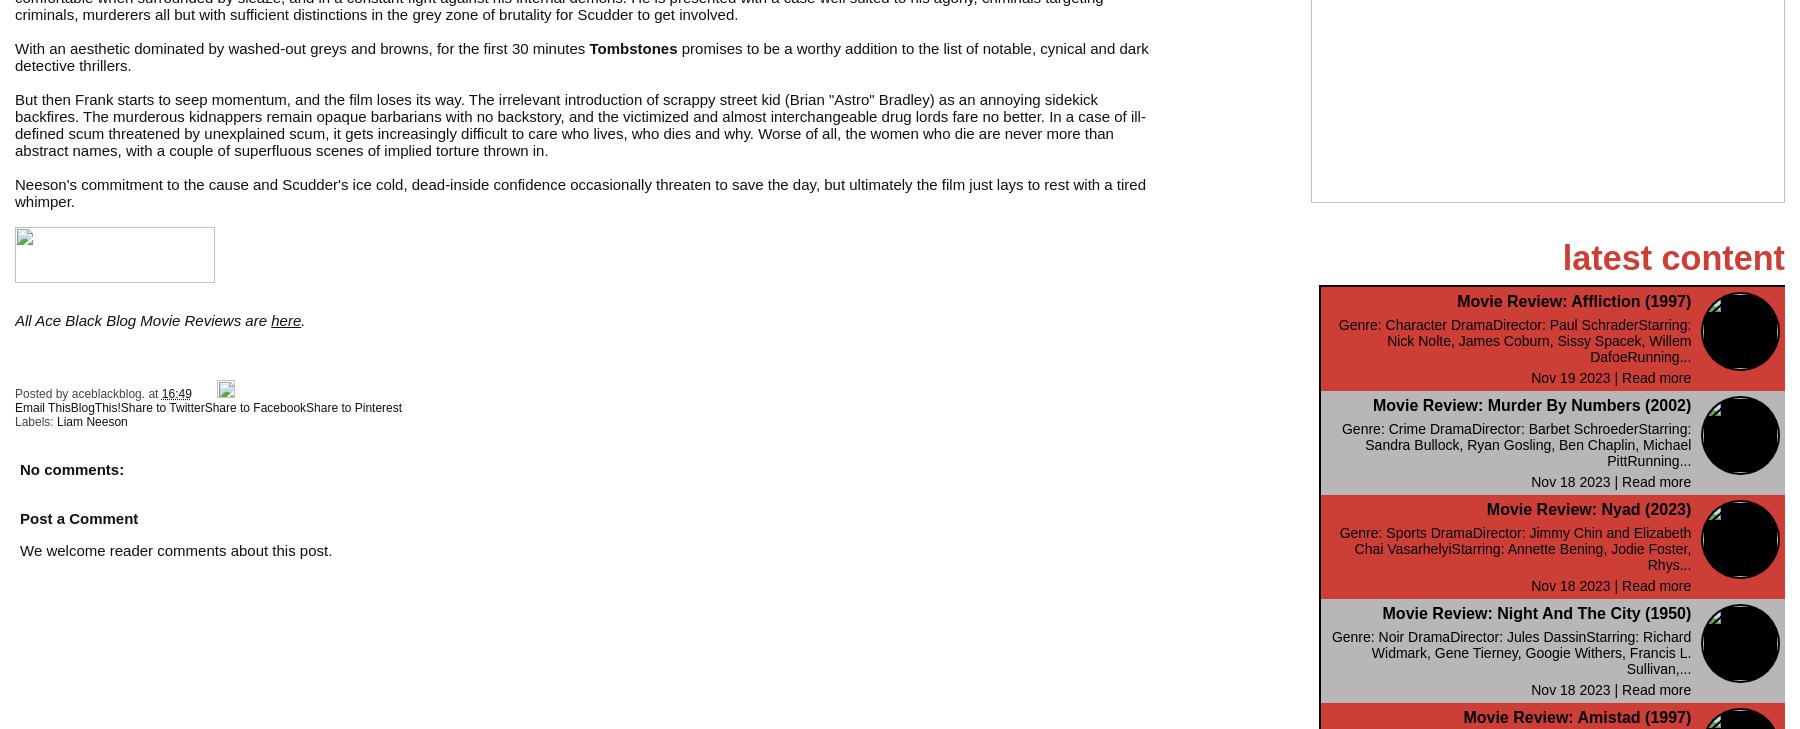 The image size is (1800, 729). What do you see at coordinates (285, 318) in the screenshot?
I see `'here'` at bounding box center [285, 318].